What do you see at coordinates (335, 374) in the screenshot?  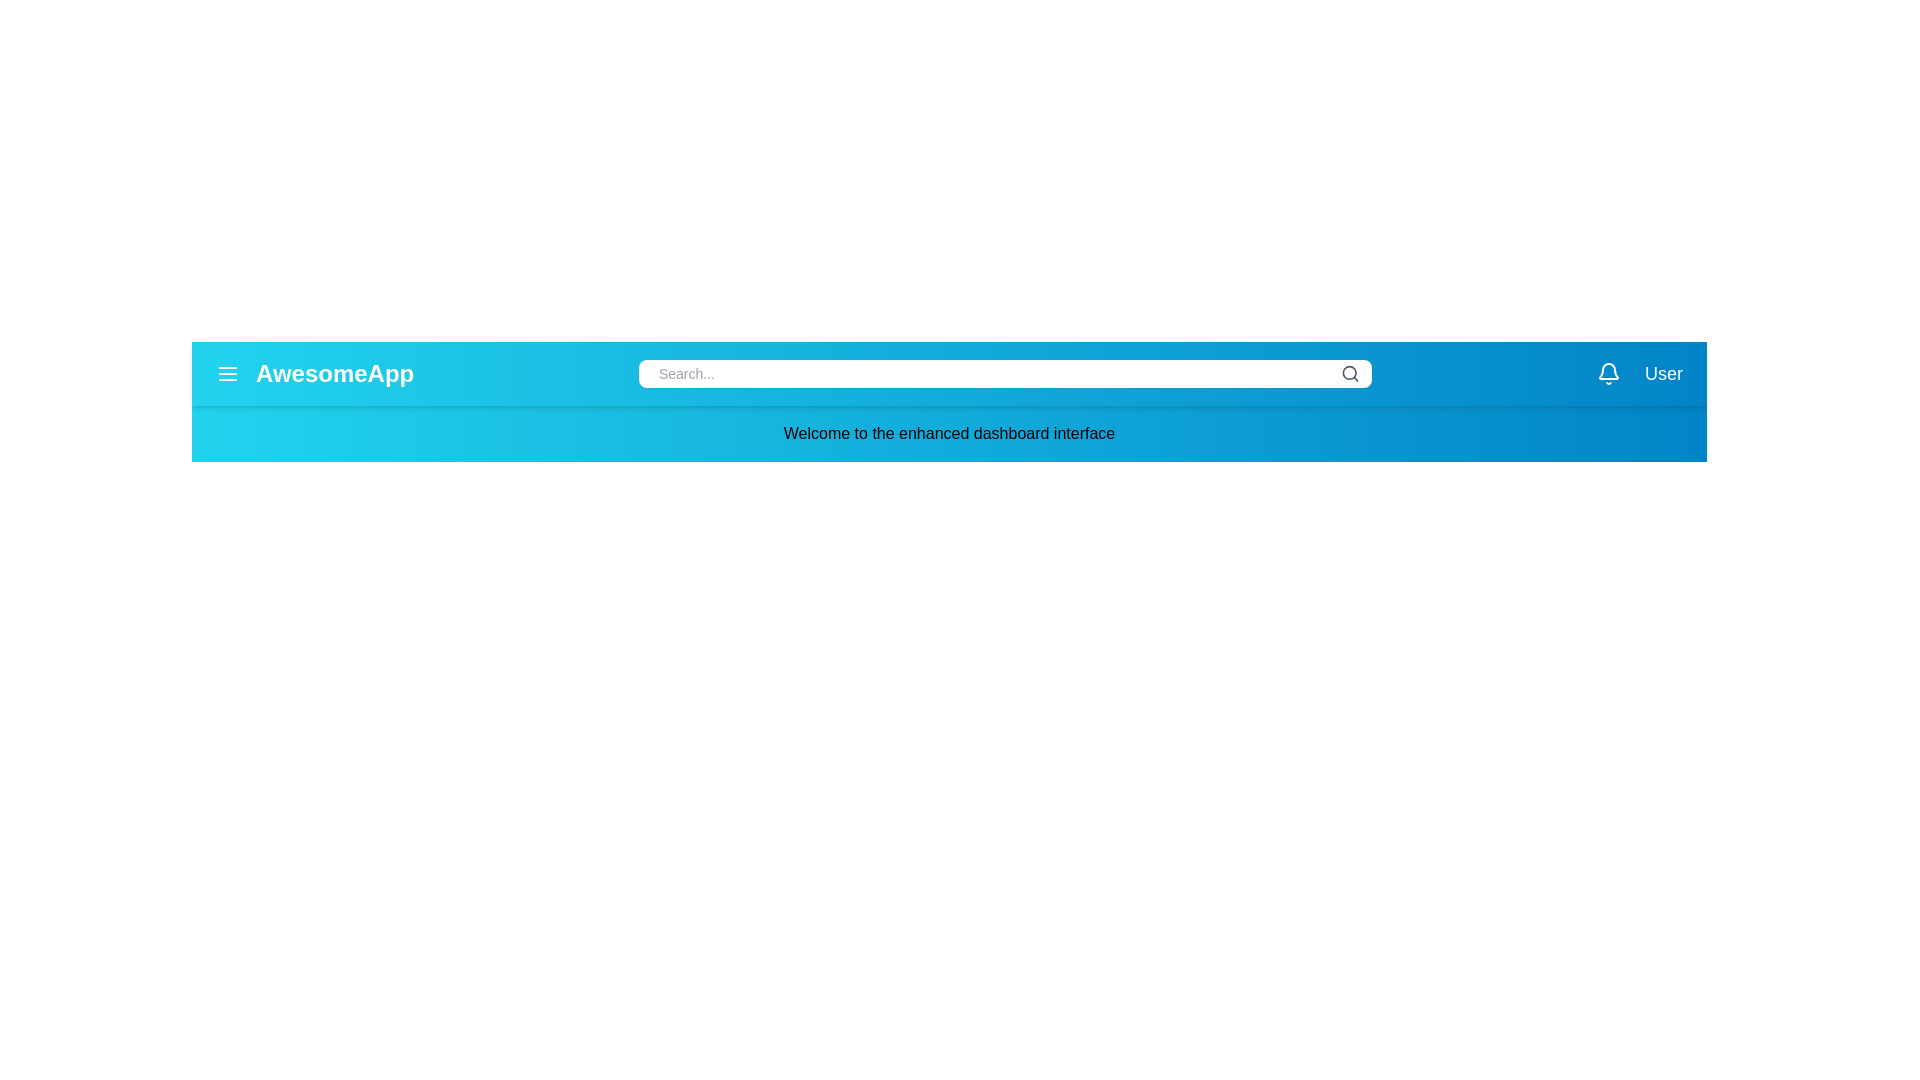 I see `the prominent text label 'AwesomeApp' styled in bold white font, located in the header bar, to the right of the menu icon` at bounding box center [335, 374].